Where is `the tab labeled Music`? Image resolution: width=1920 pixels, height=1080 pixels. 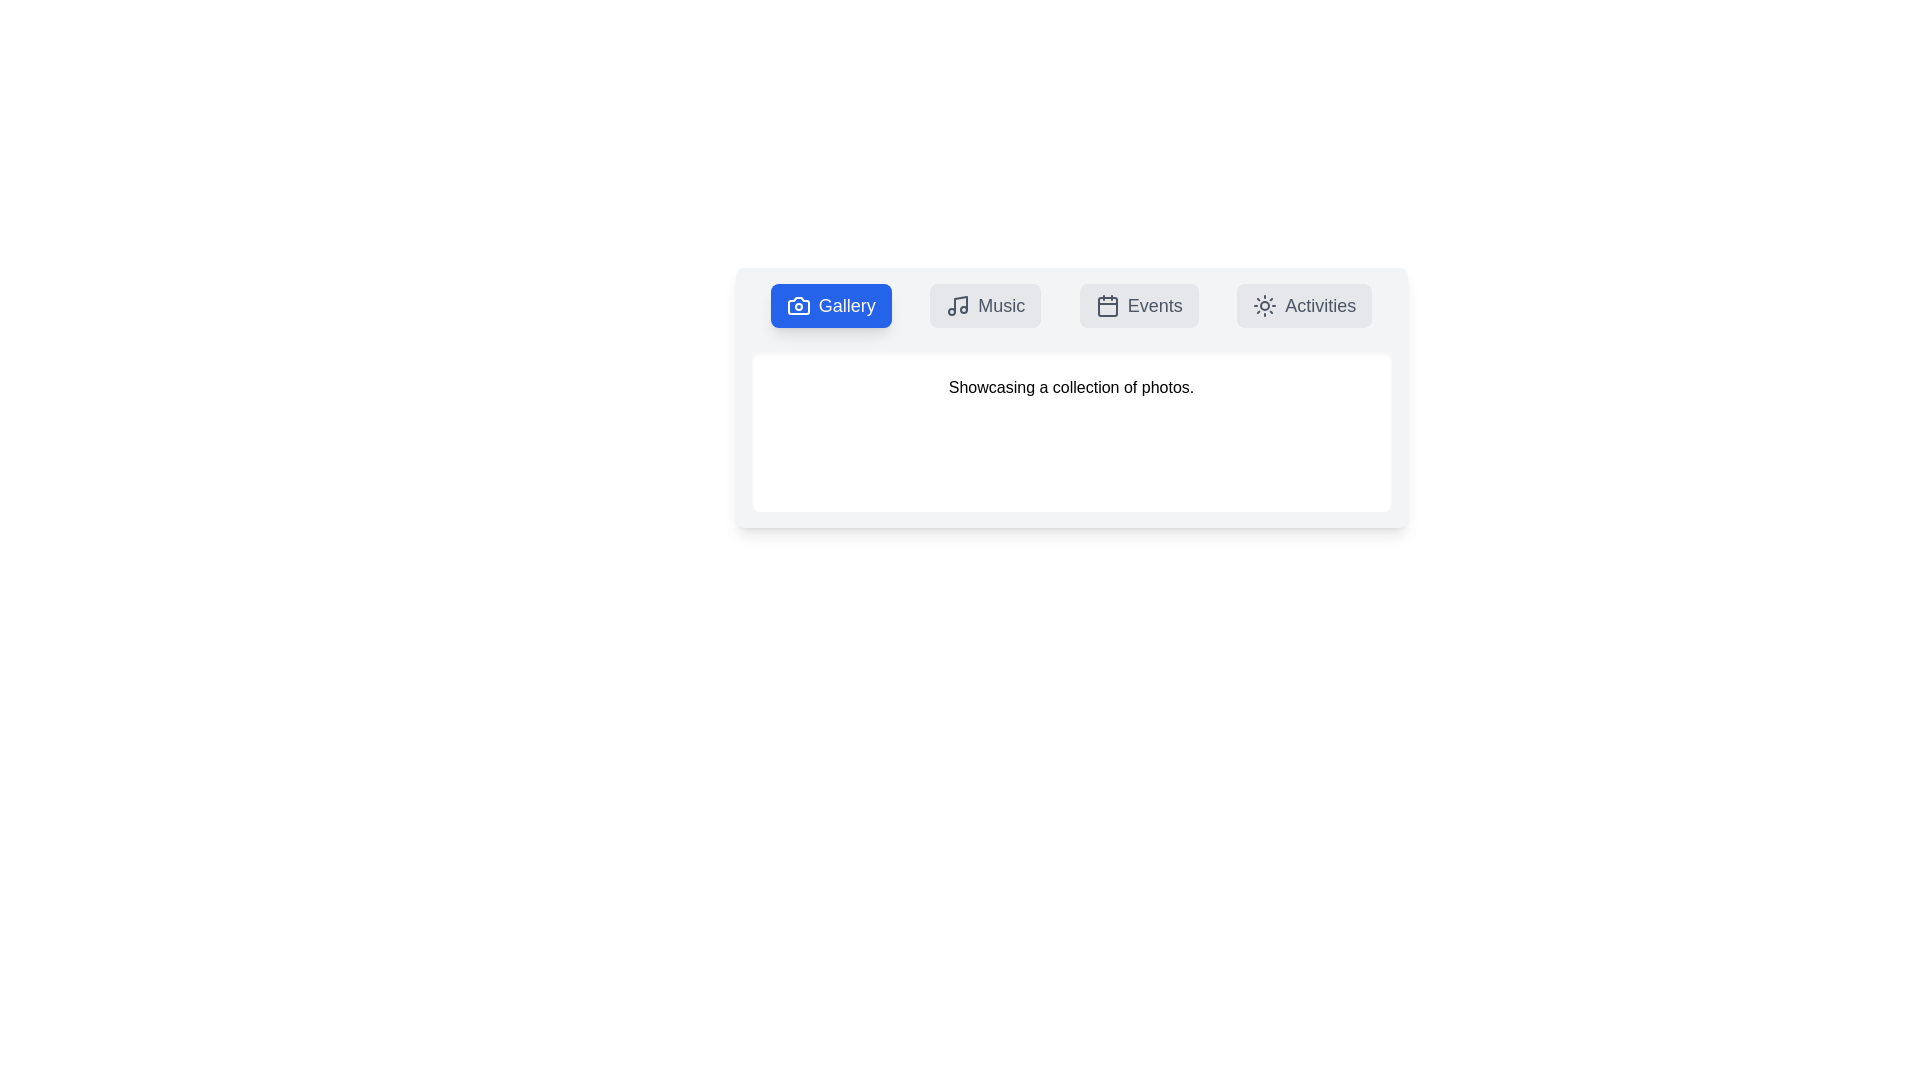 the tab labeled Music is located at coordinates (985, 305).